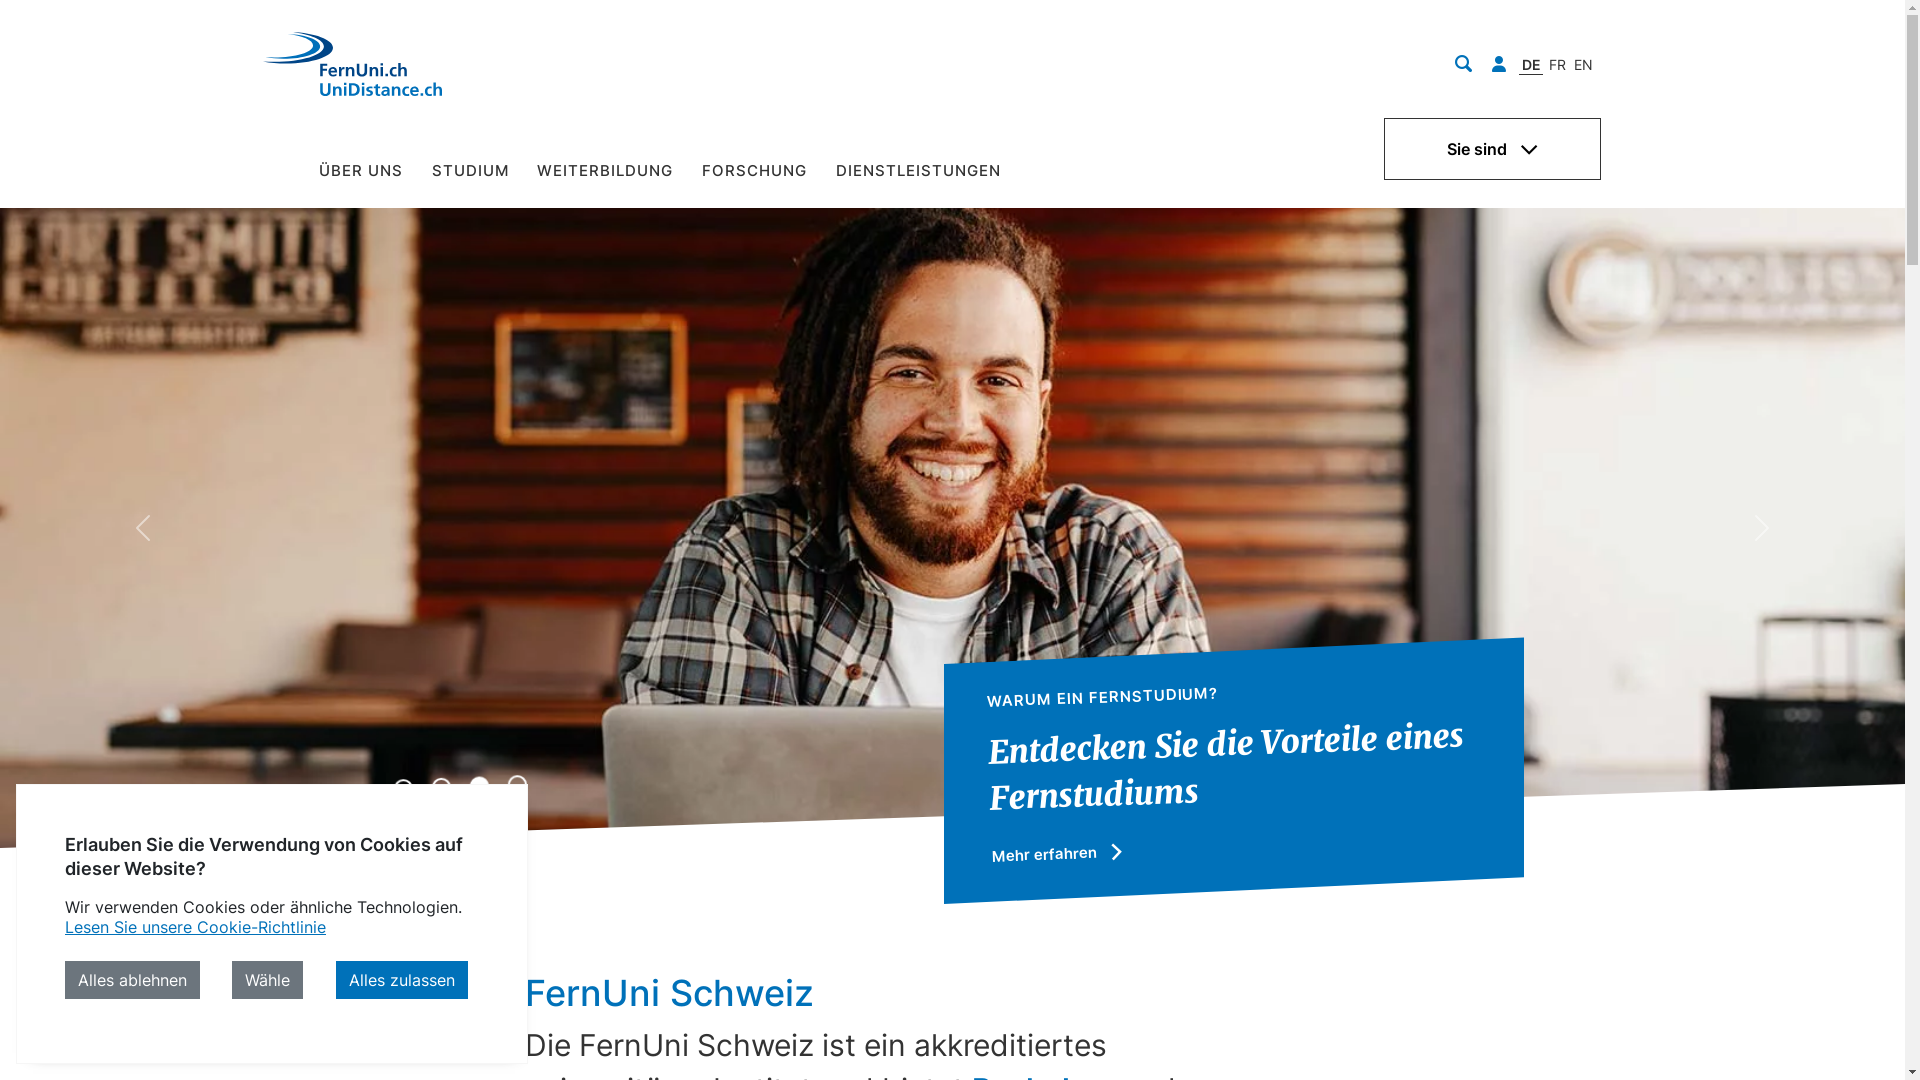  I want to click on 'FORSCHUNG', so click(753, 176).